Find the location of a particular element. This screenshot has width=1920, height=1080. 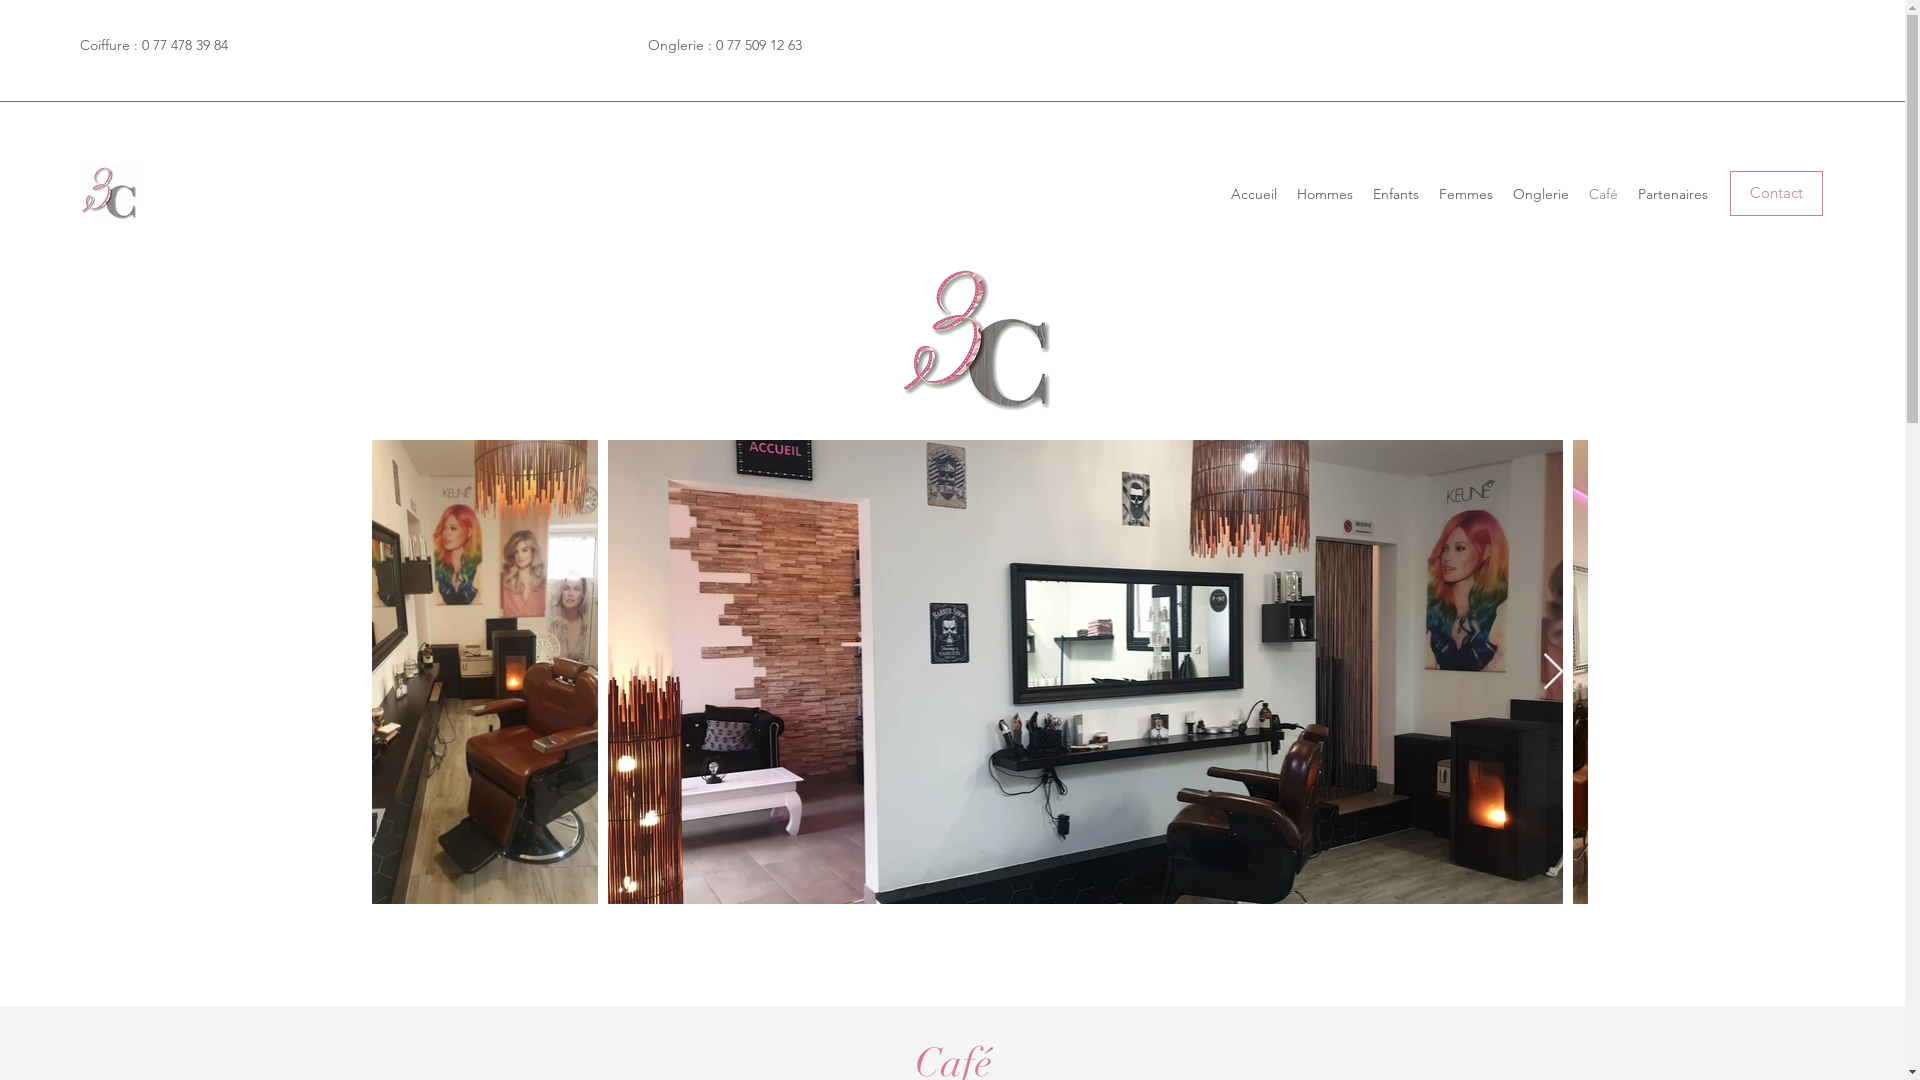

'Onglerie' is located at coordinates (1539, 193).